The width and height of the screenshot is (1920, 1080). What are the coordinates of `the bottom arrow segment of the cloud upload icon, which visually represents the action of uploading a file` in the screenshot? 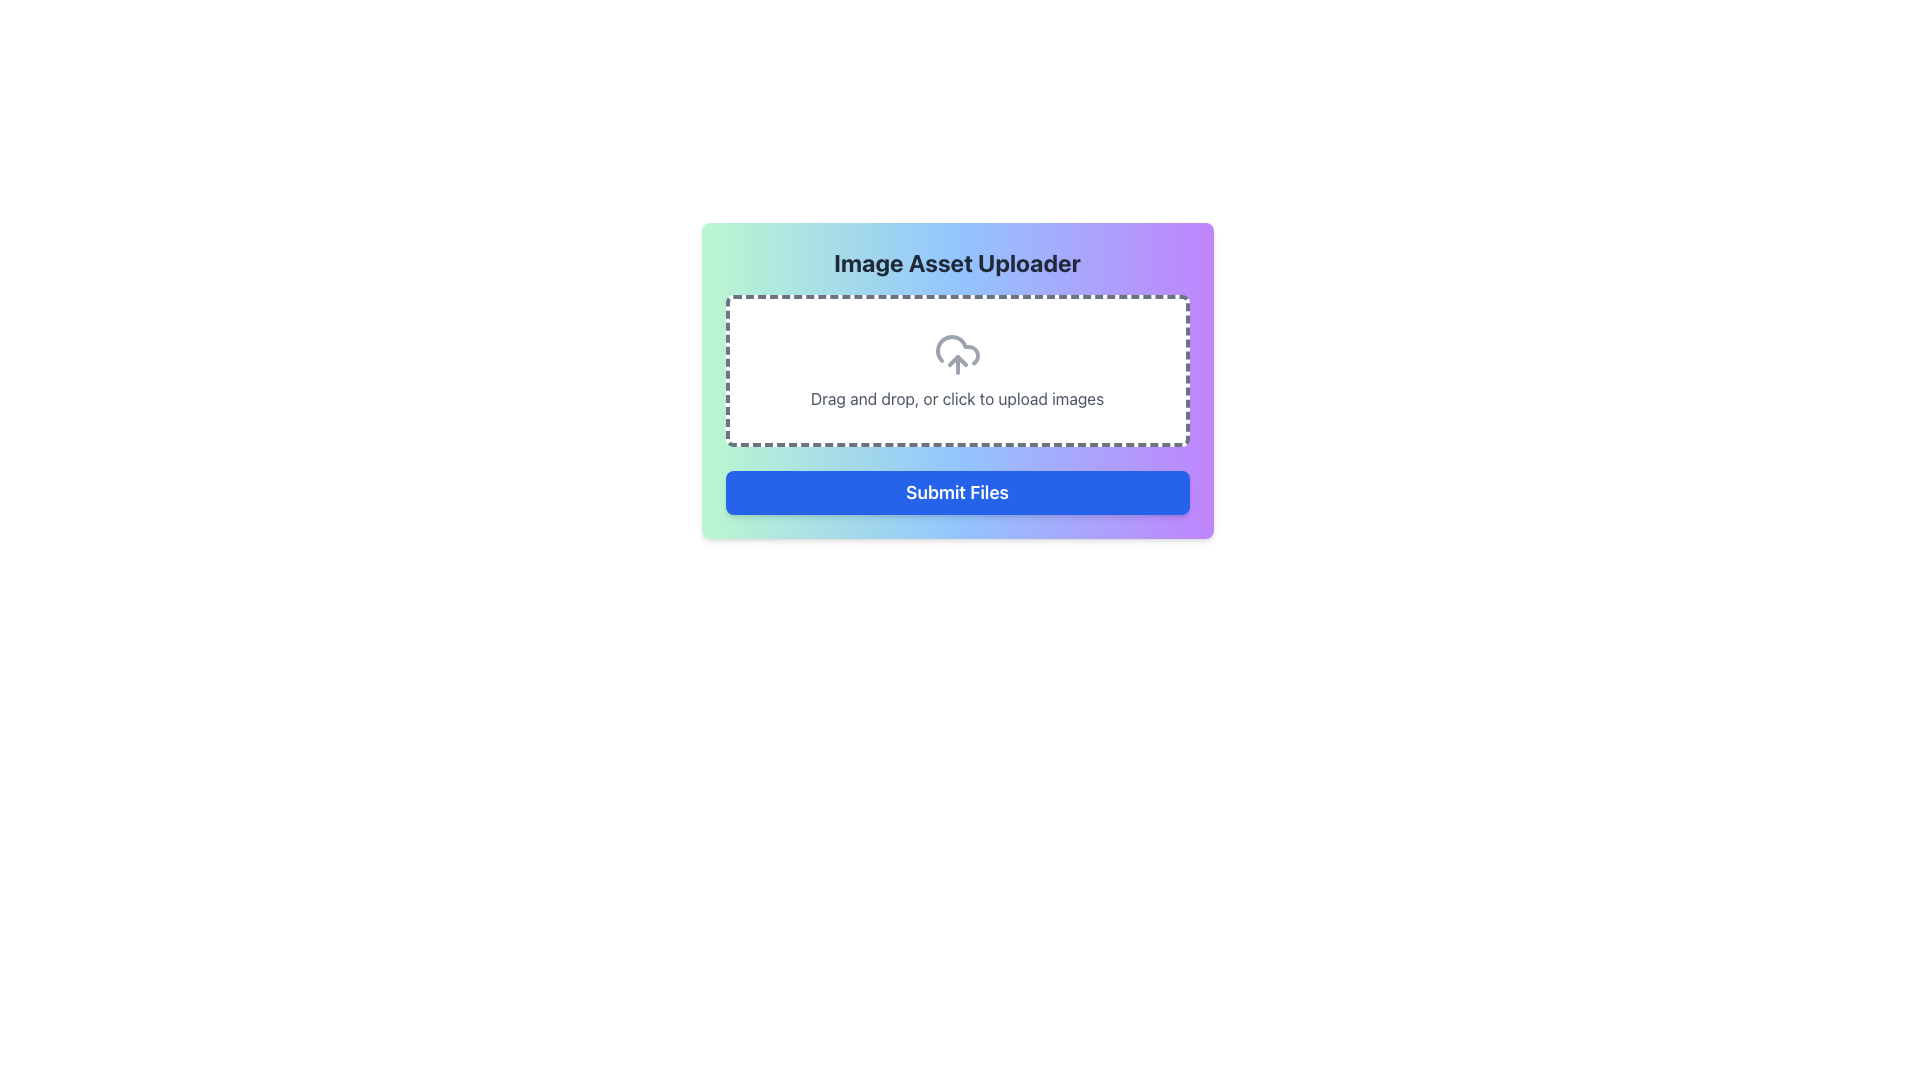 It's located at (956, 361).